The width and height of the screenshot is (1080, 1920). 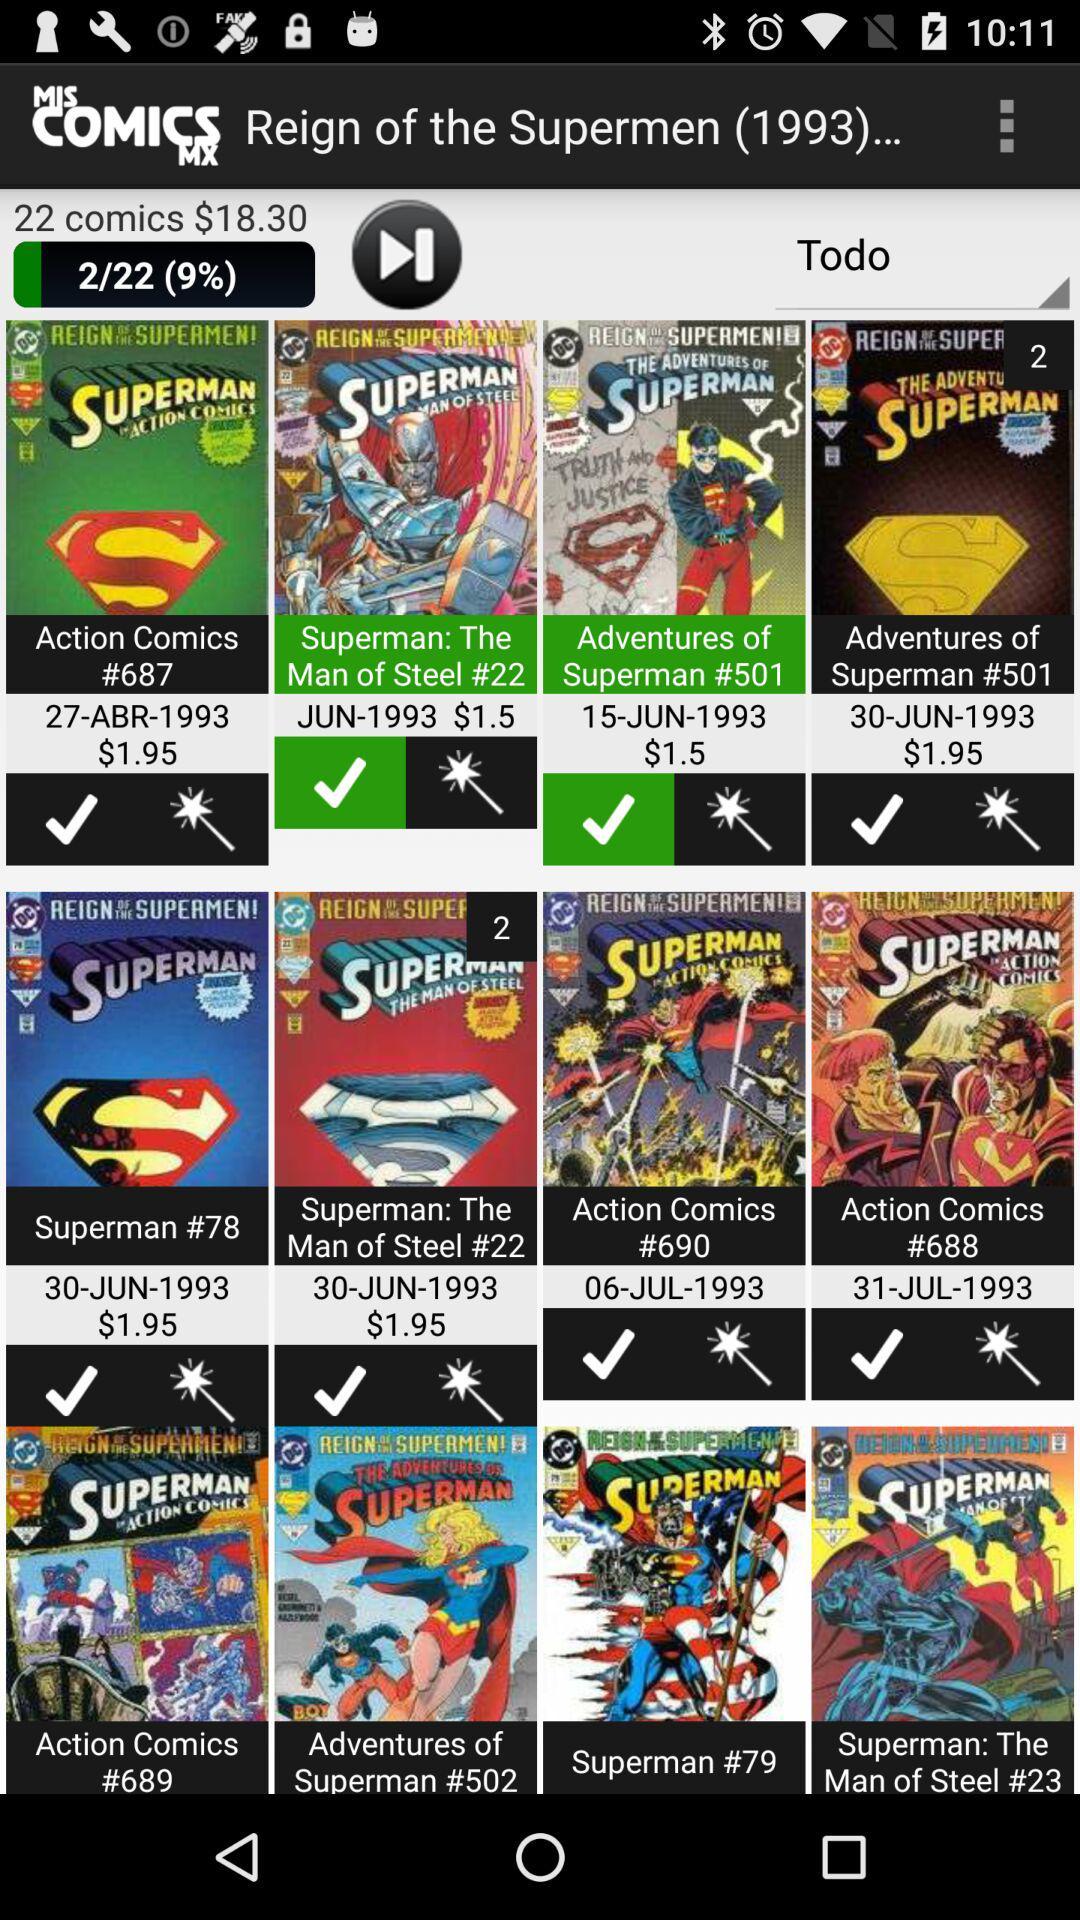 What do you see at coordinates (202, 819) in the screenshot?
I see `to wishlist` at bounding box center [202, 819].